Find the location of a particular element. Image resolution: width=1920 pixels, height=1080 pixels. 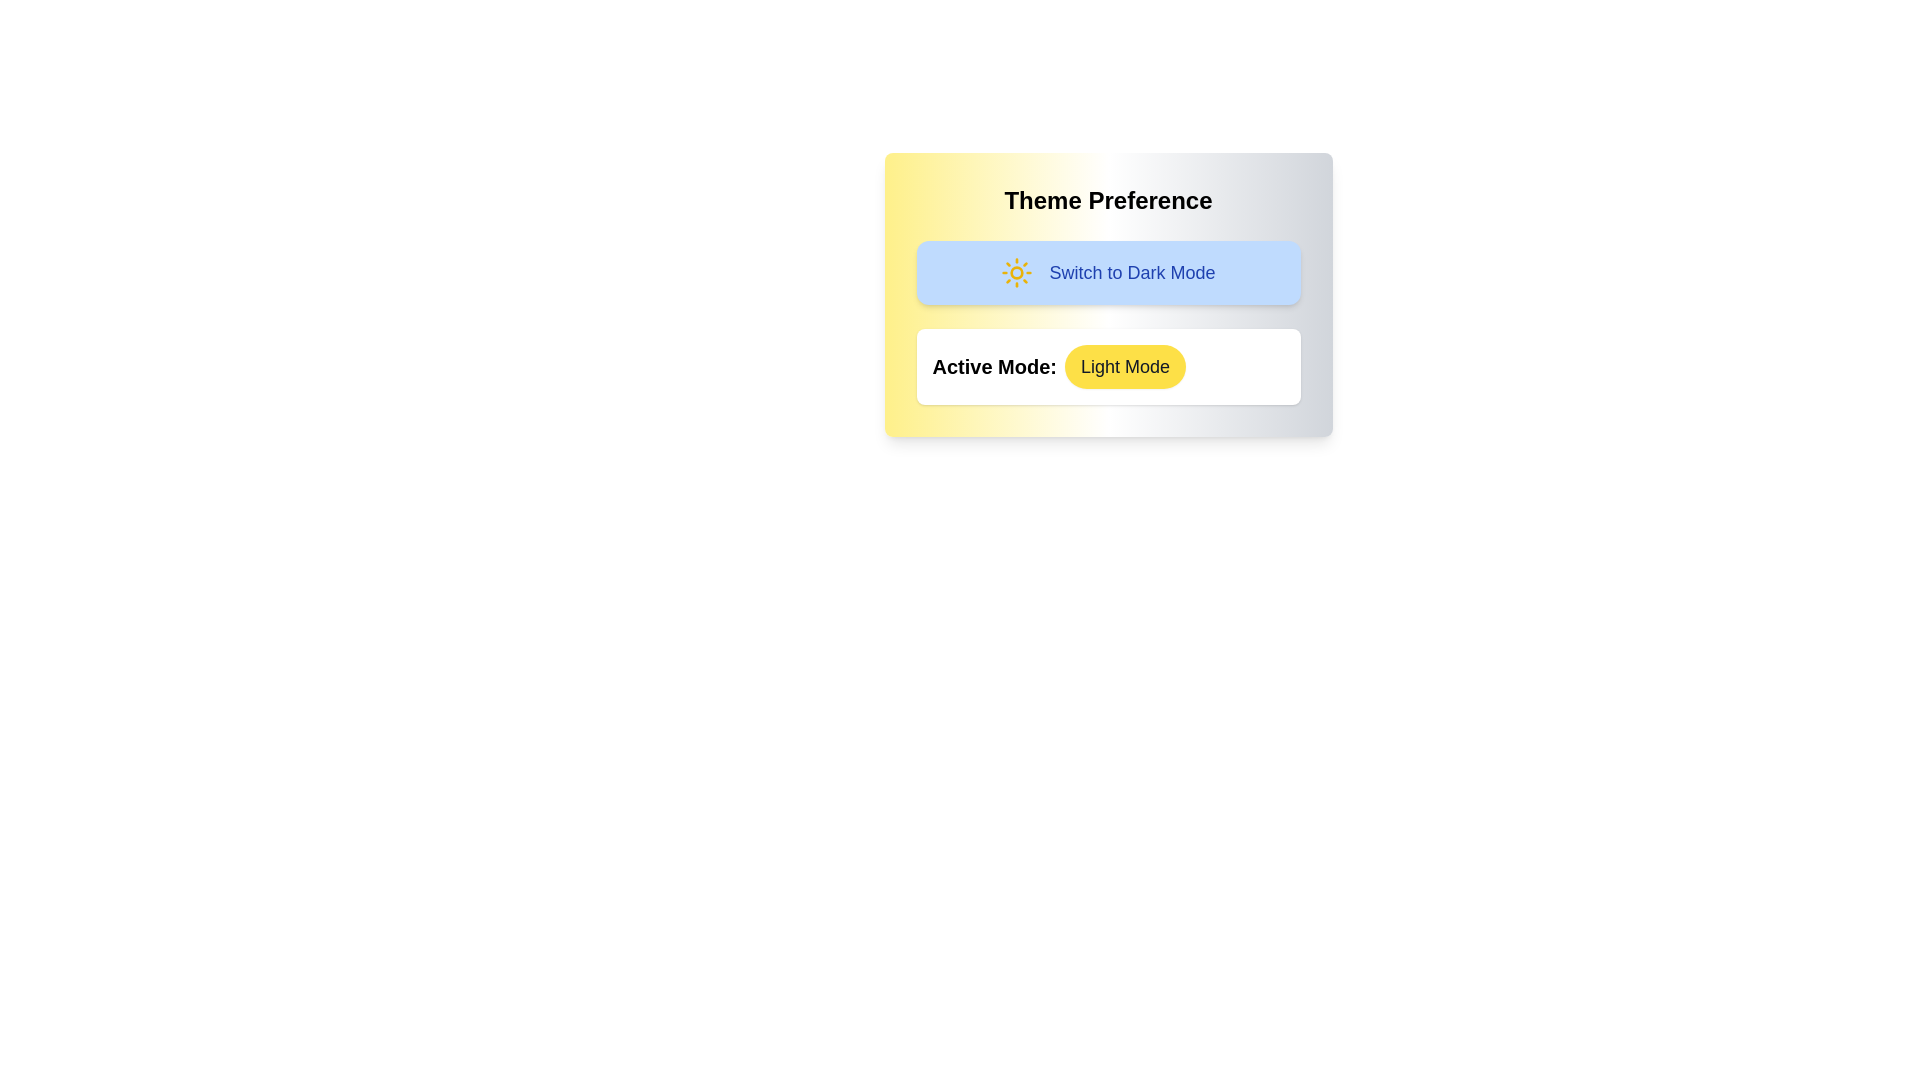

the heading element at the top of the card that indicates the content or functionality described below, which serves as the title for the card is located at coordinates (1107, 200).